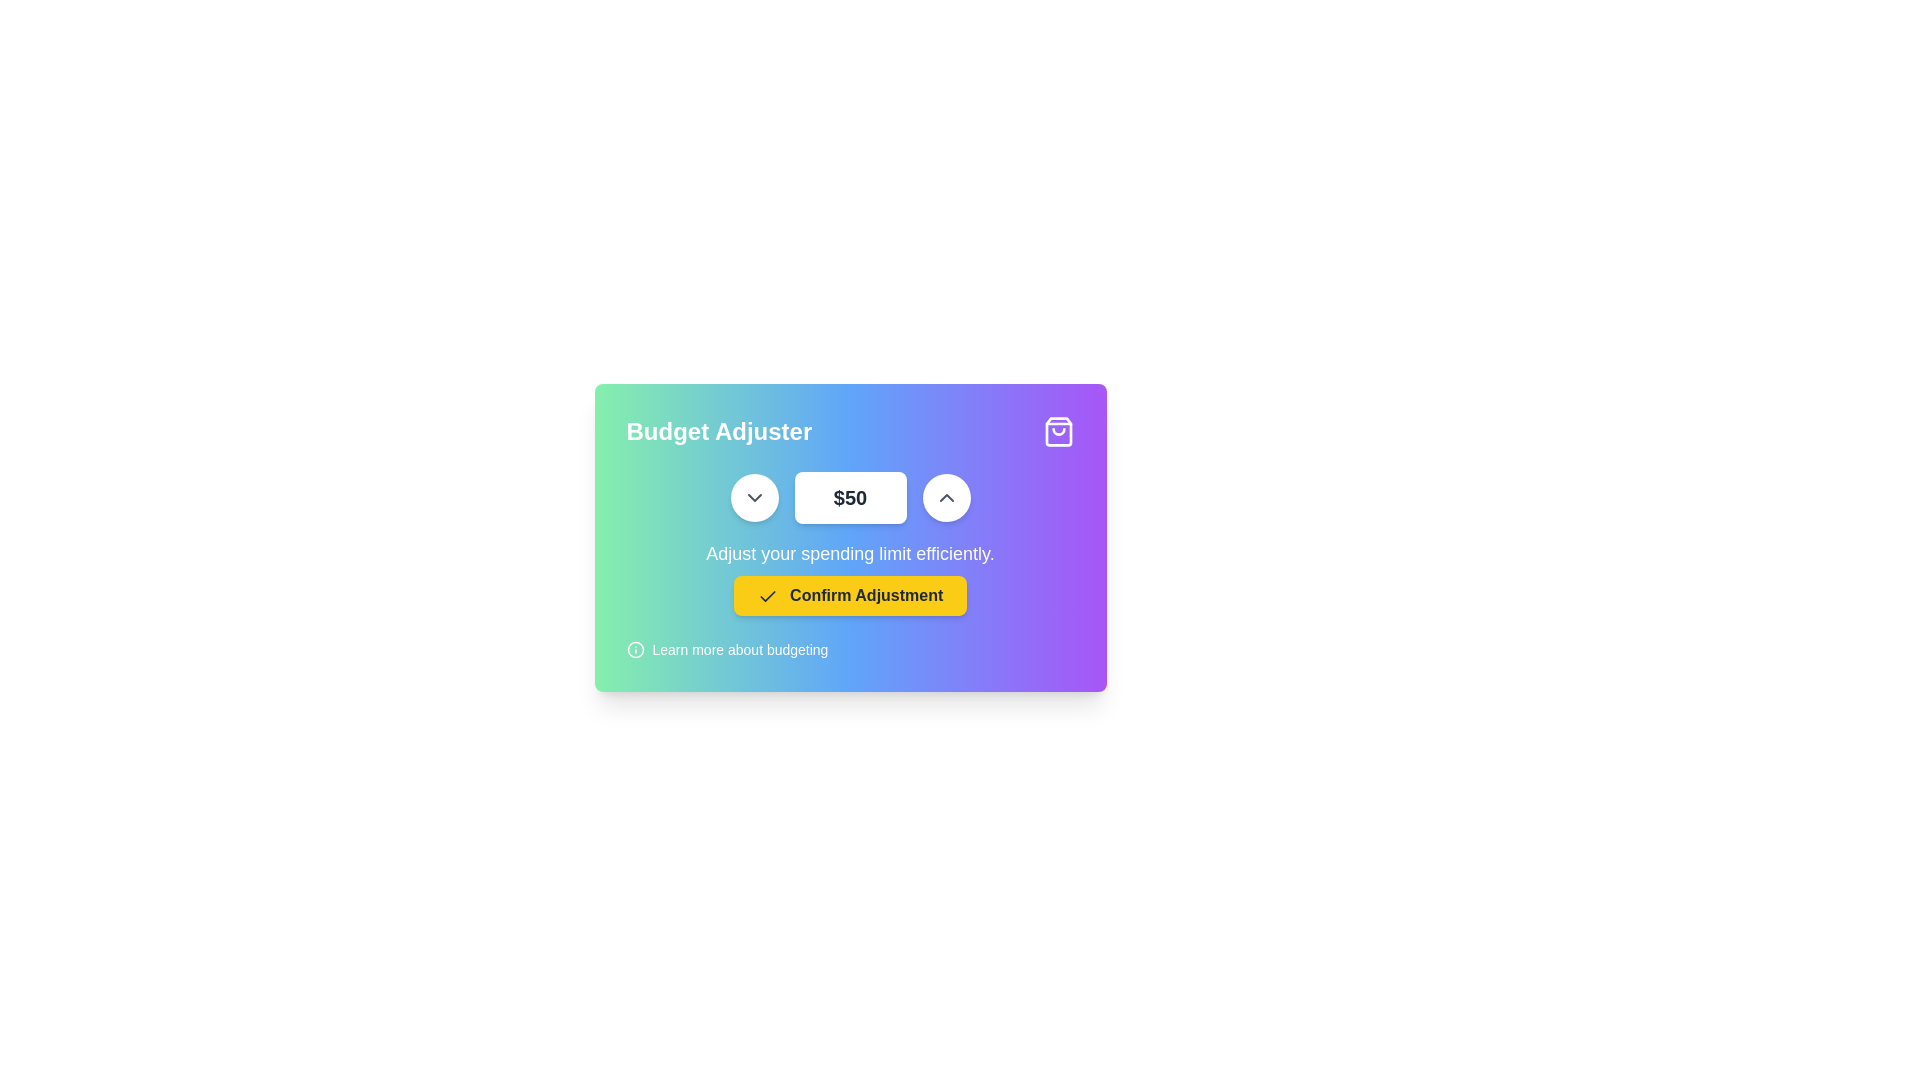 This screenshot has width=1920, height=1080. What do you see at coordinates (739, 650) in the screenshot?
I see `the Text label located at the bottom-left corner of the panel` at bounding box center [739, 650].